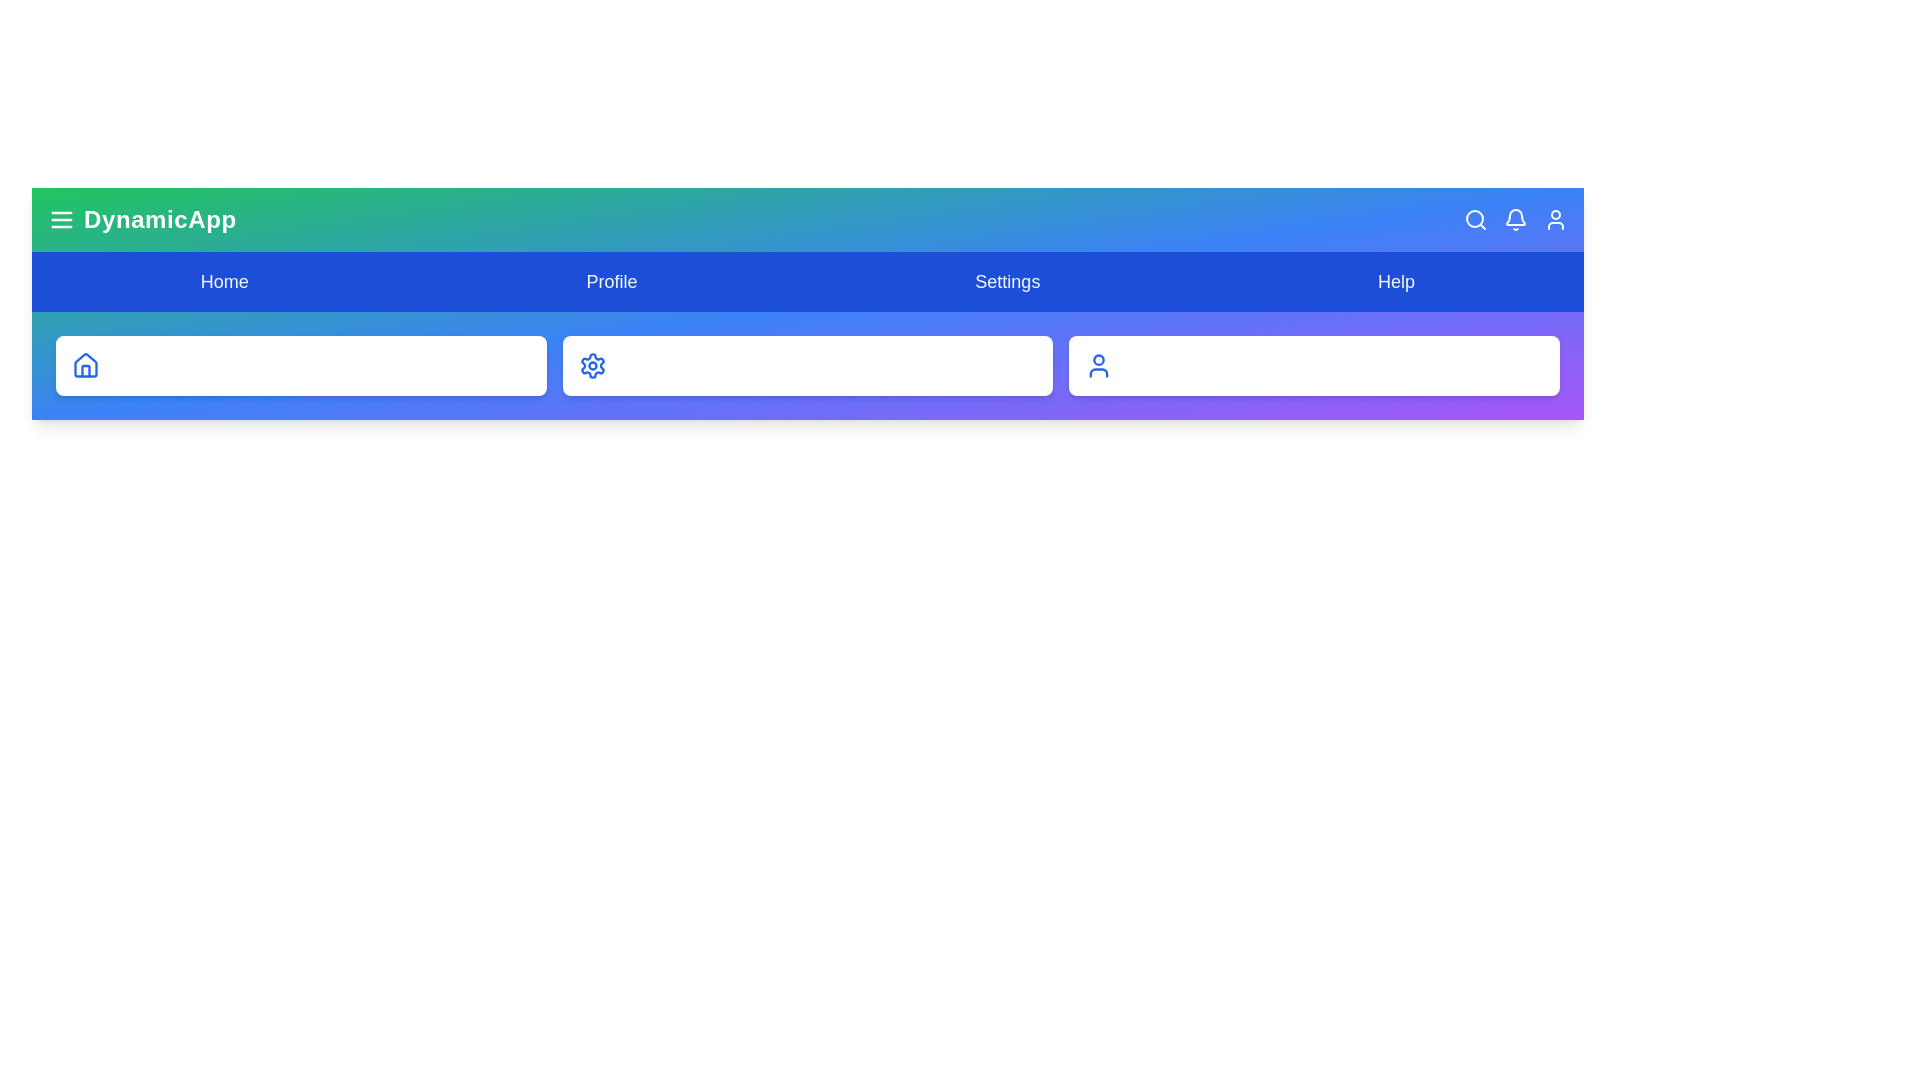 The width and height of the screenshot is (1920, 1080). What do you see at coordinates (224, 281) in the screenshot?
I see `the Home navigation item to navigate to the corresponding section` at bounding box center [224, 281].